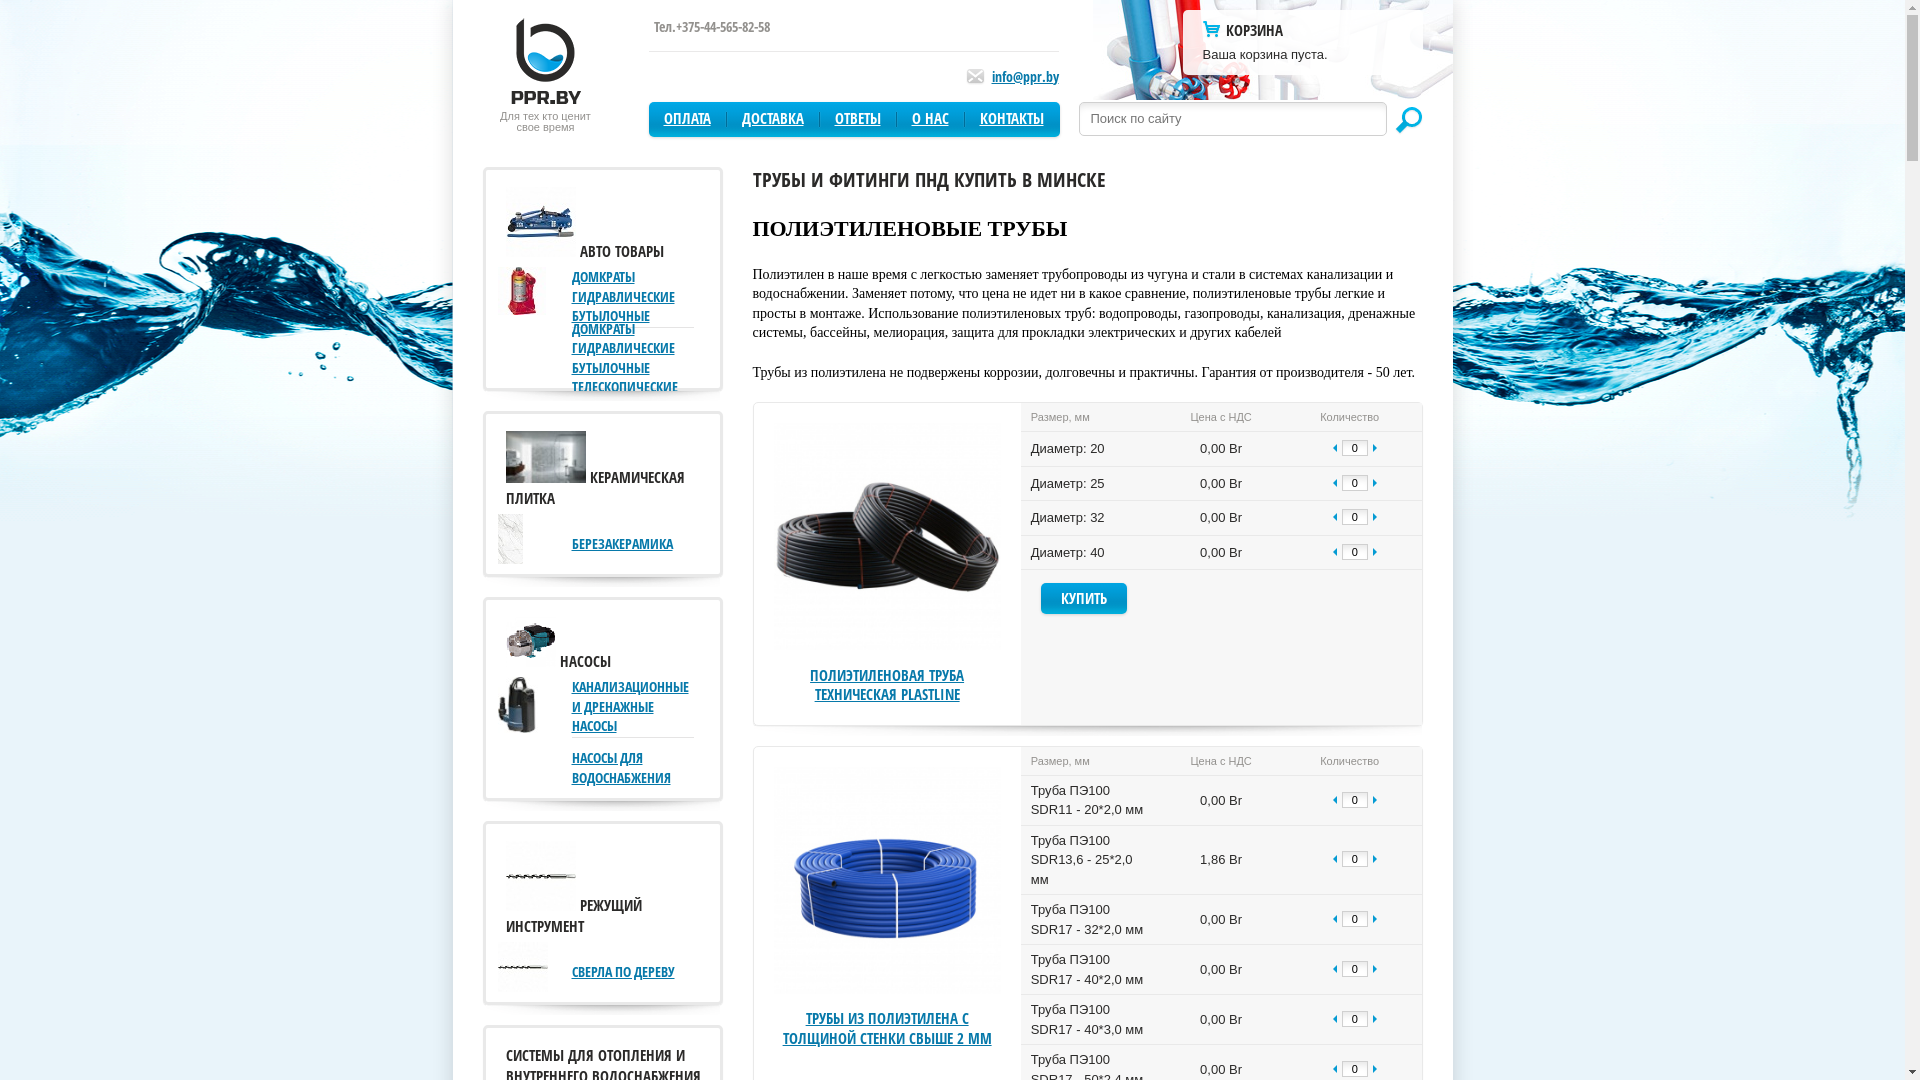  I want to click on '-', so click(1334, 800).